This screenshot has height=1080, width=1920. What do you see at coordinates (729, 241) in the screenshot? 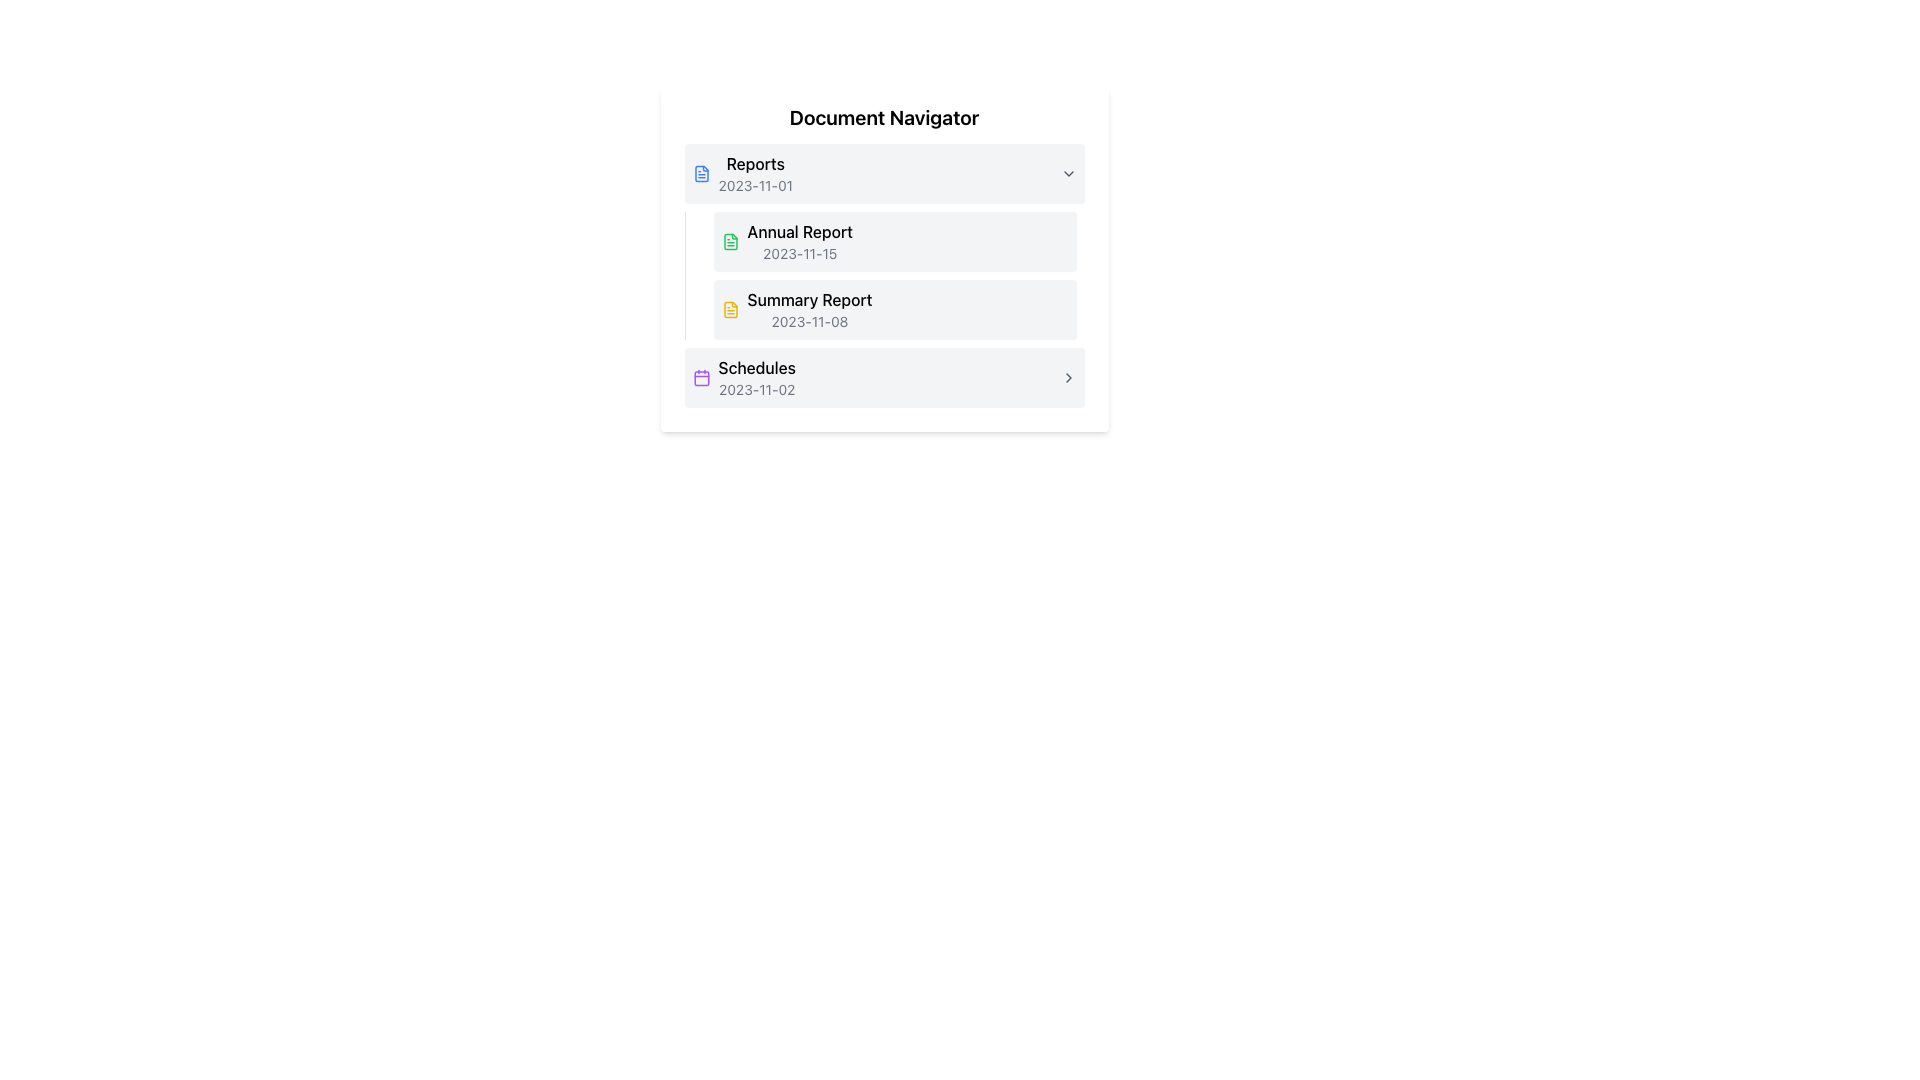
I see `the file icon represented by a green geometric shape with a rectangular base and a folded corner, located in the 'Annual Report' section under 'Reports'` at bounding box center [729, 241].